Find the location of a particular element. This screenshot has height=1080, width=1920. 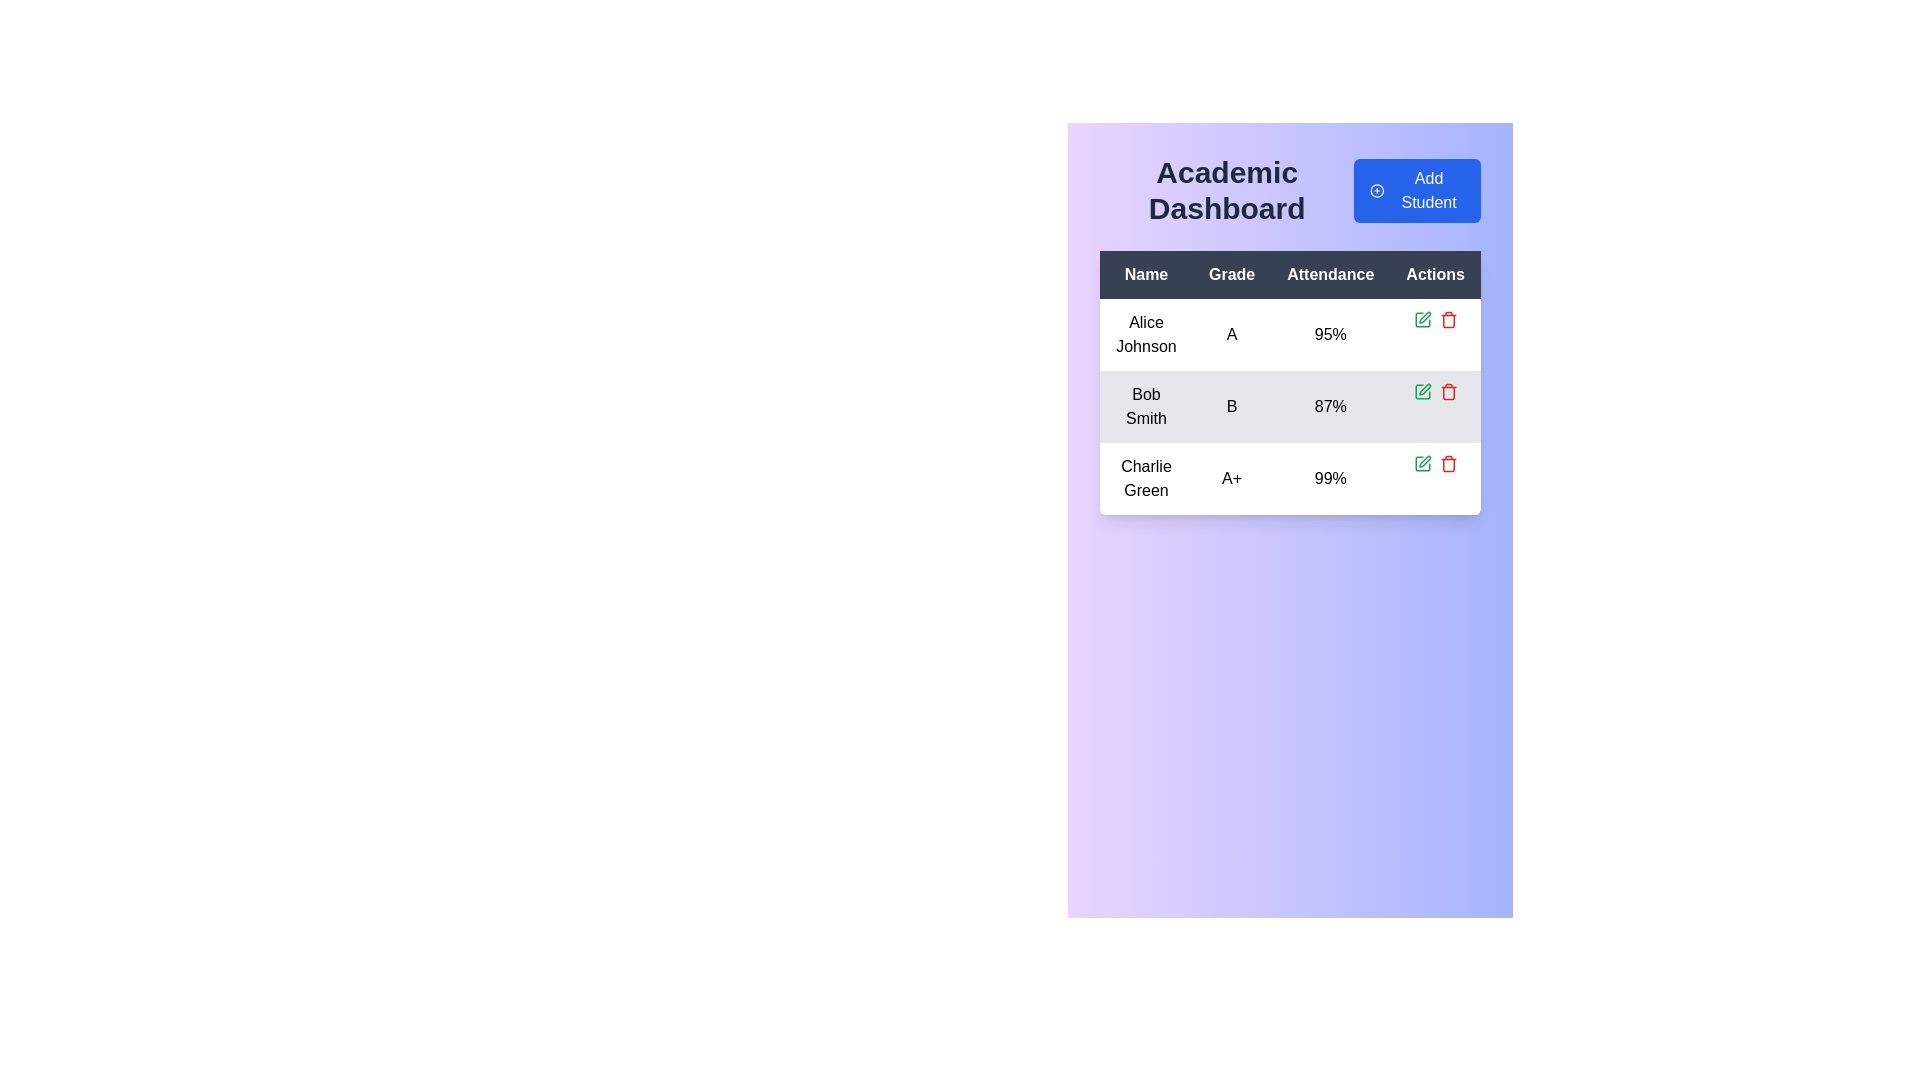

the label indicating the grade received by 'Charlie Green' in the academic records table, located in the 'Grade' column is located at coordinates (1231, 478).